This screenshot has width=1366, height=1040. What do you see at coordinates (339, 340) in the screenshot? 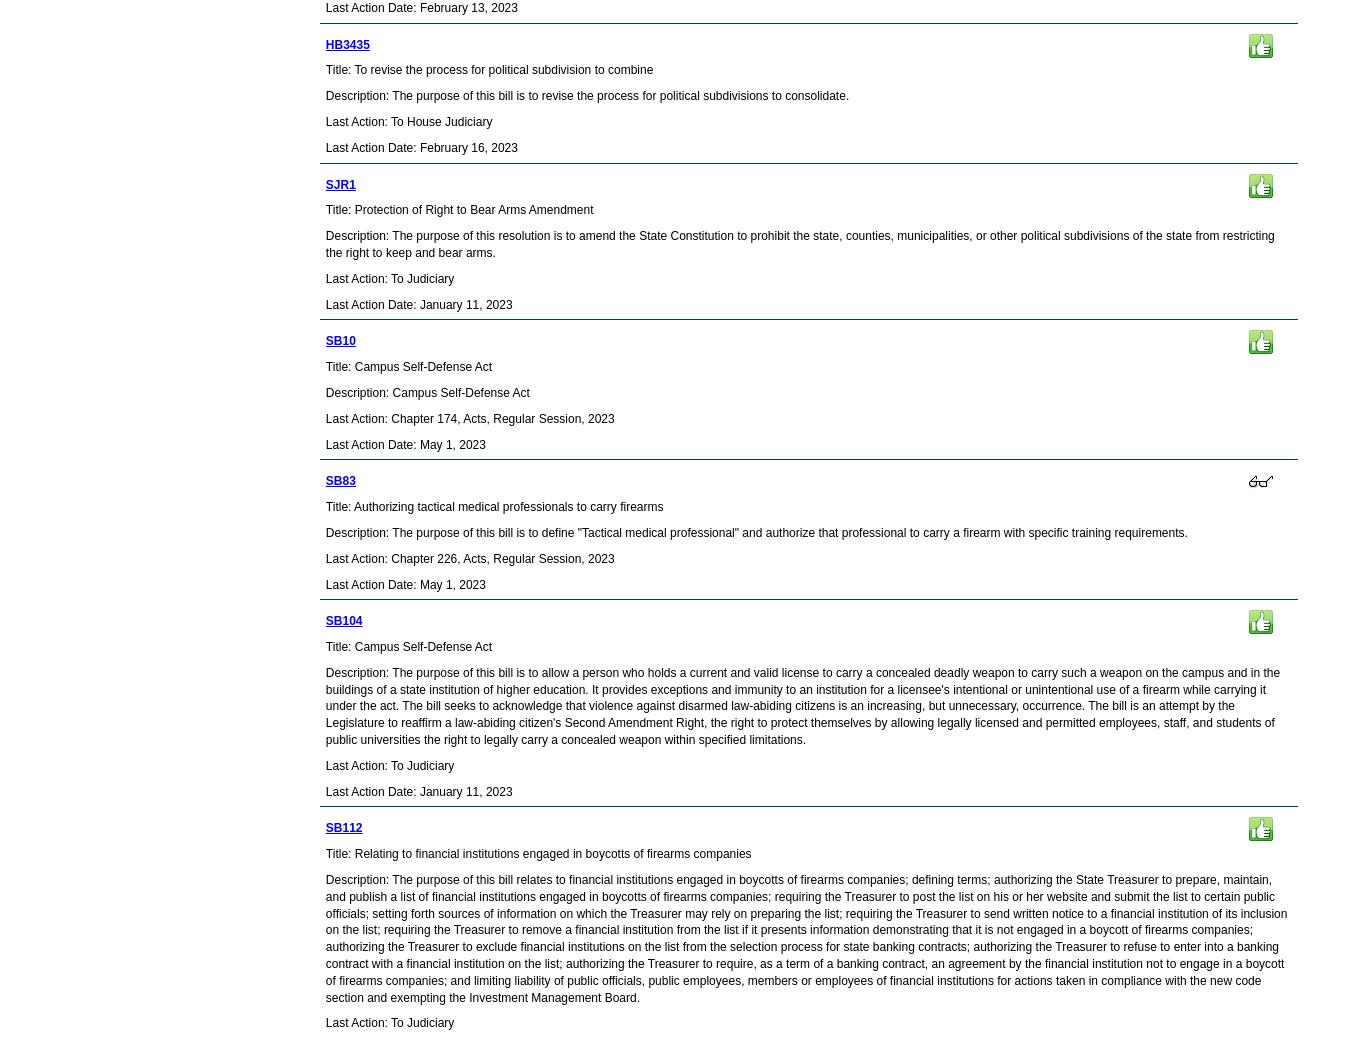
I see `'SB10'` at bounding box center [339, 340].